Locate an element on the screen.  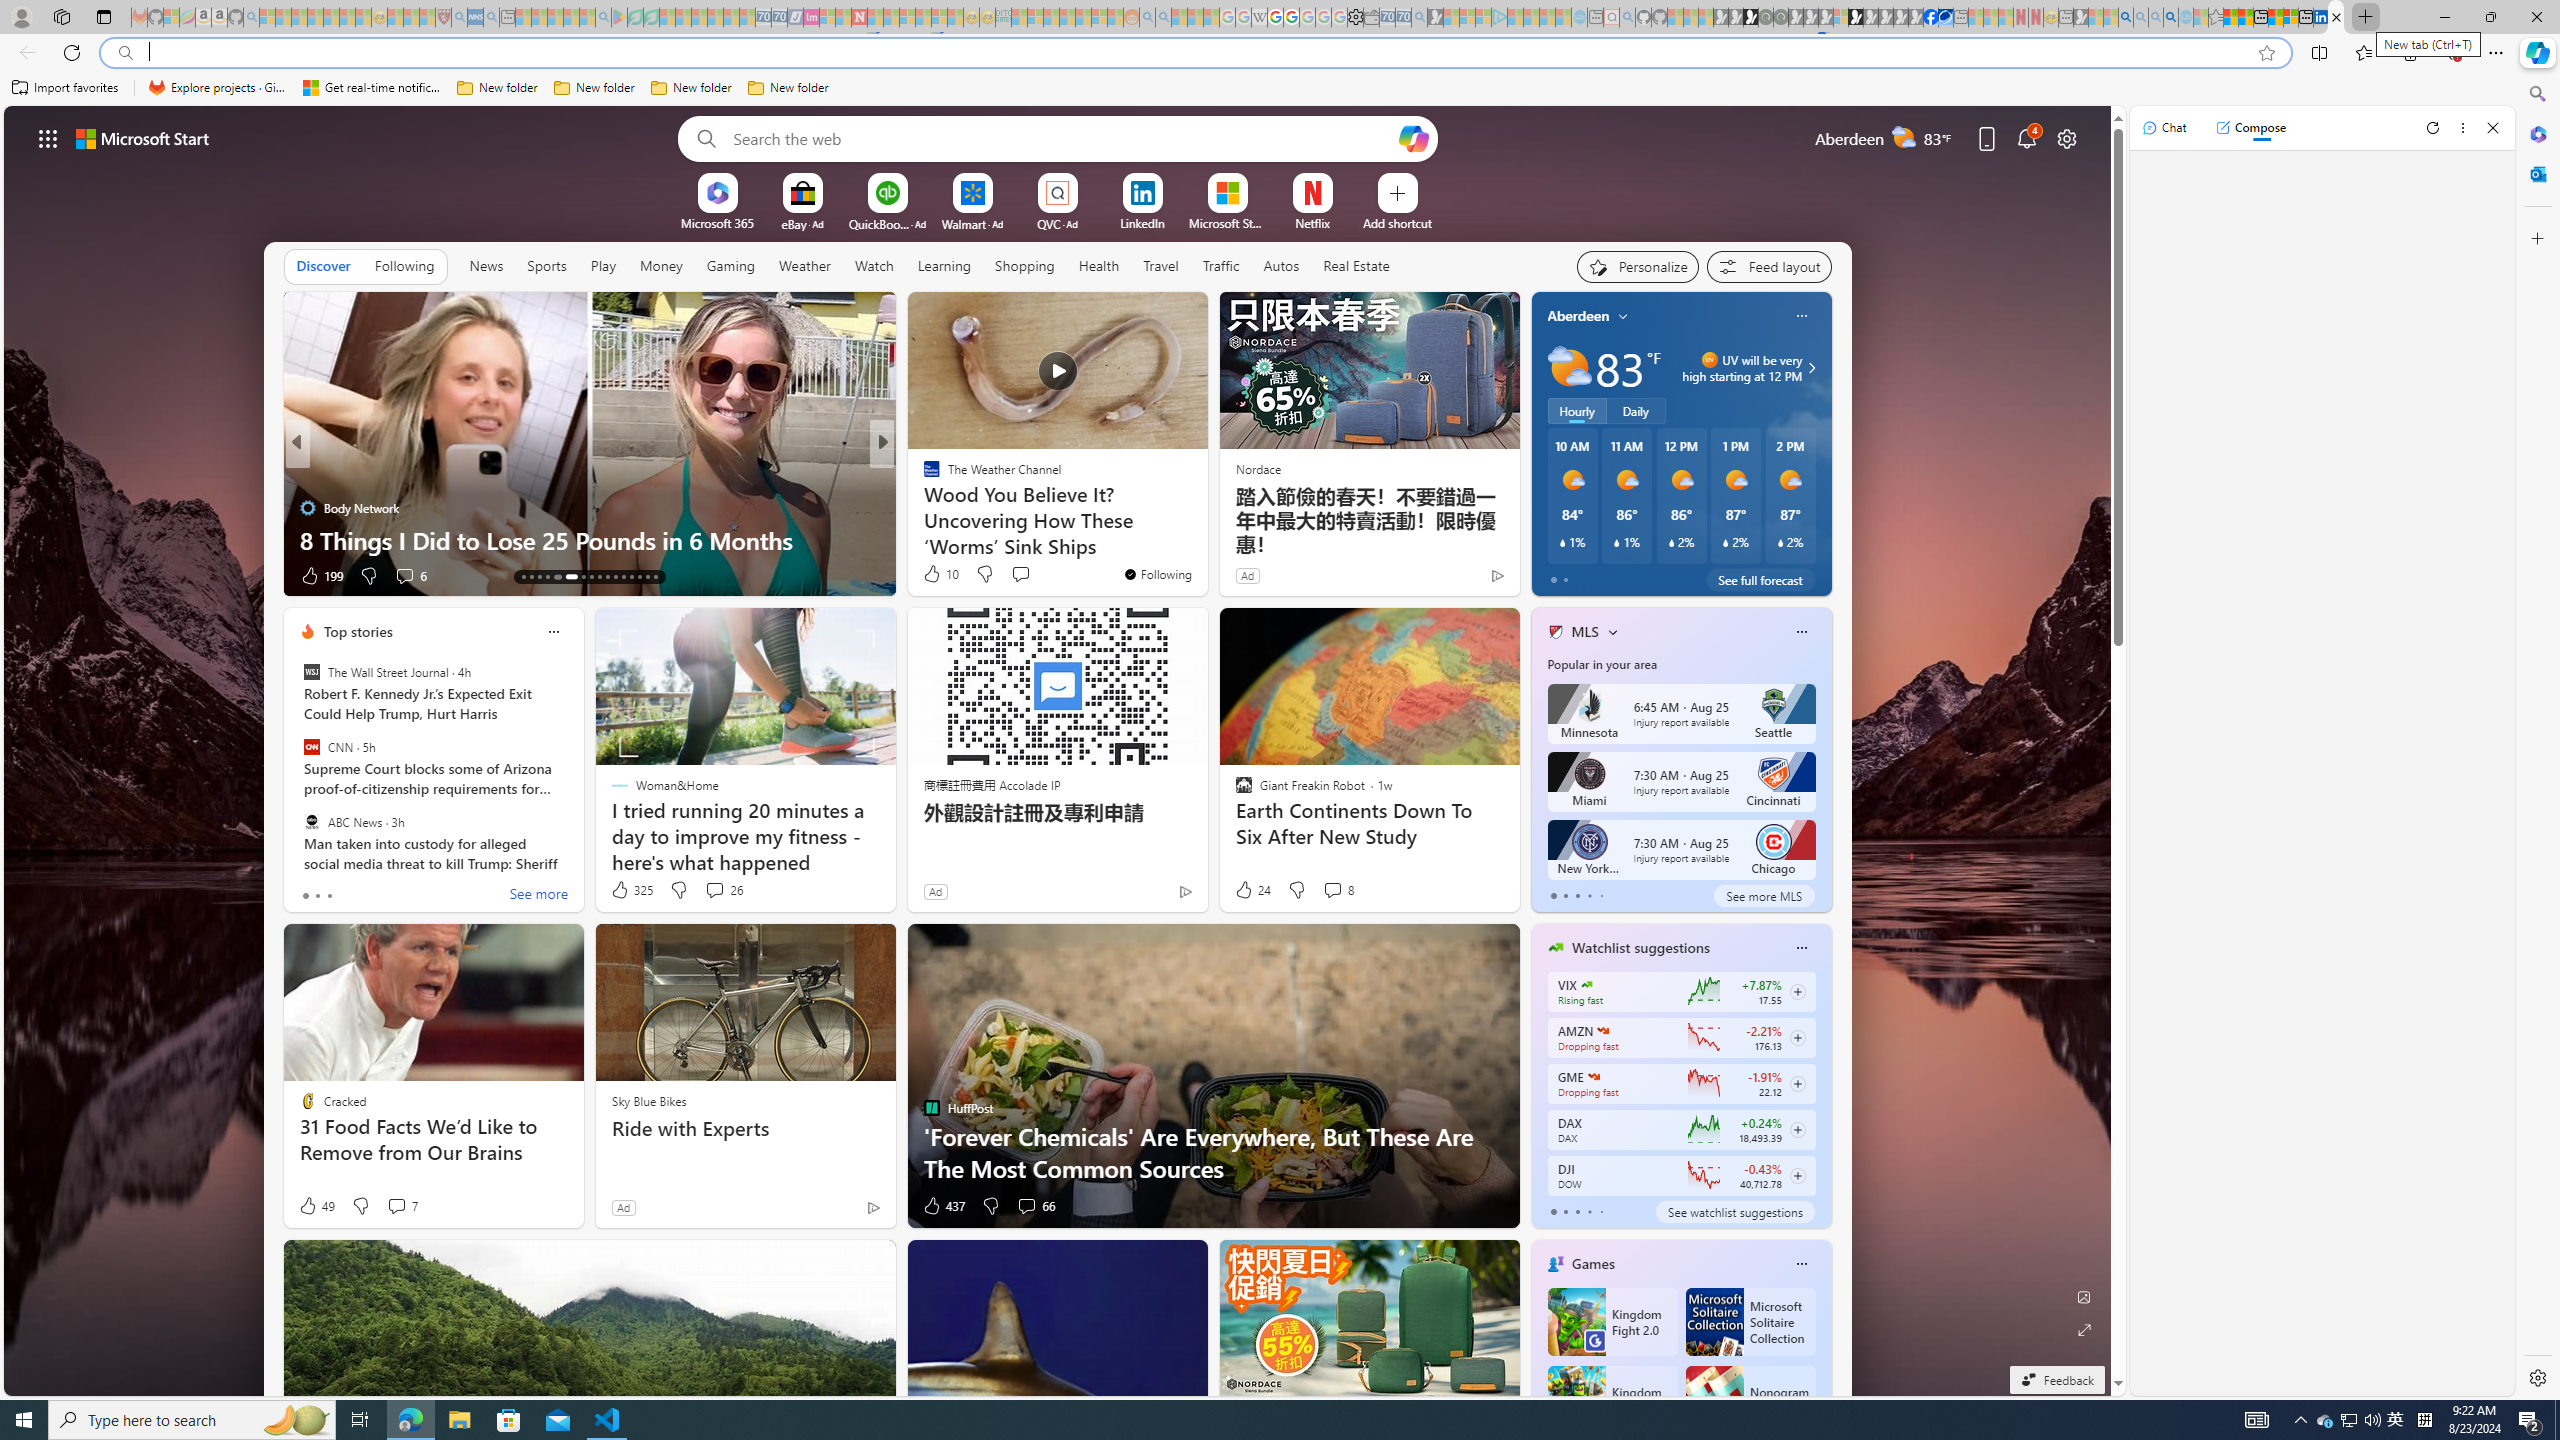
'Bluey: Let' is located at coordinates (619, 16).